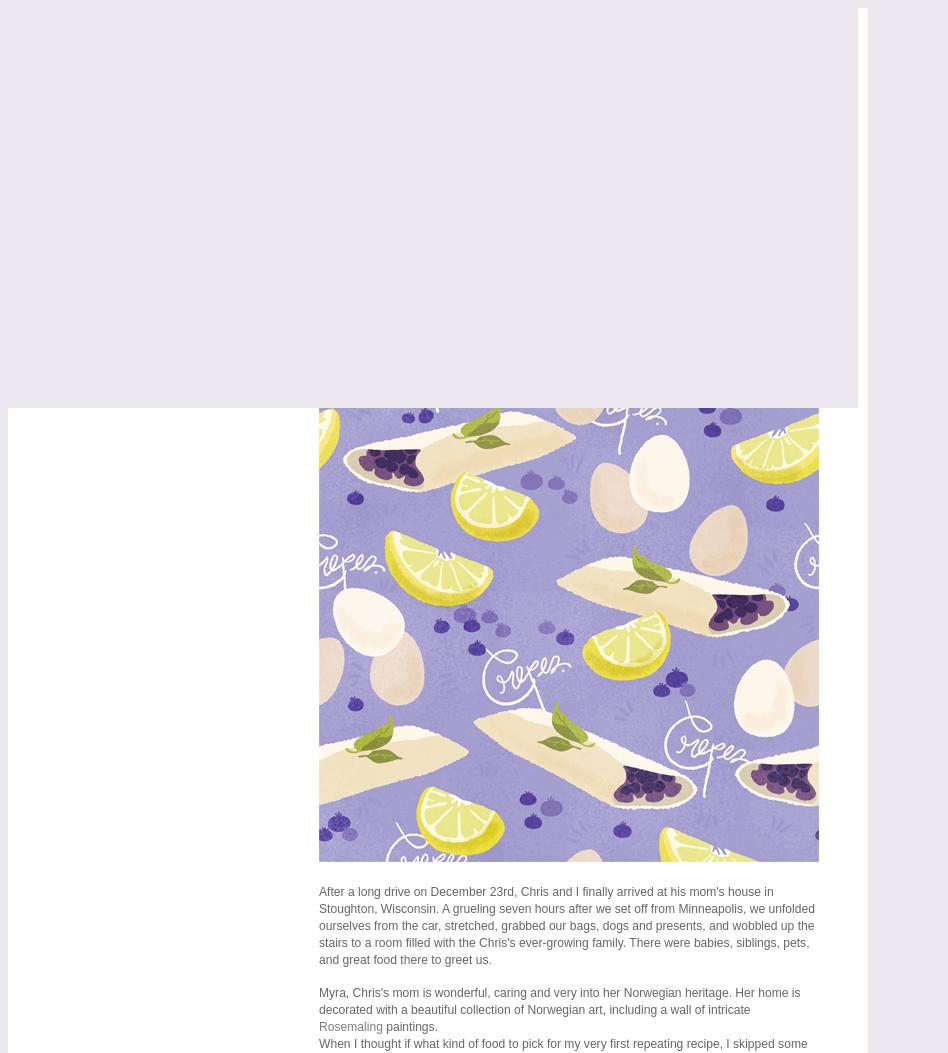 The height and width of the screenshot is (1053, 948). I want to click on 'Repeating Recipes : Norwegian Blueberry Breakfast Crepes', so click(532, 337).